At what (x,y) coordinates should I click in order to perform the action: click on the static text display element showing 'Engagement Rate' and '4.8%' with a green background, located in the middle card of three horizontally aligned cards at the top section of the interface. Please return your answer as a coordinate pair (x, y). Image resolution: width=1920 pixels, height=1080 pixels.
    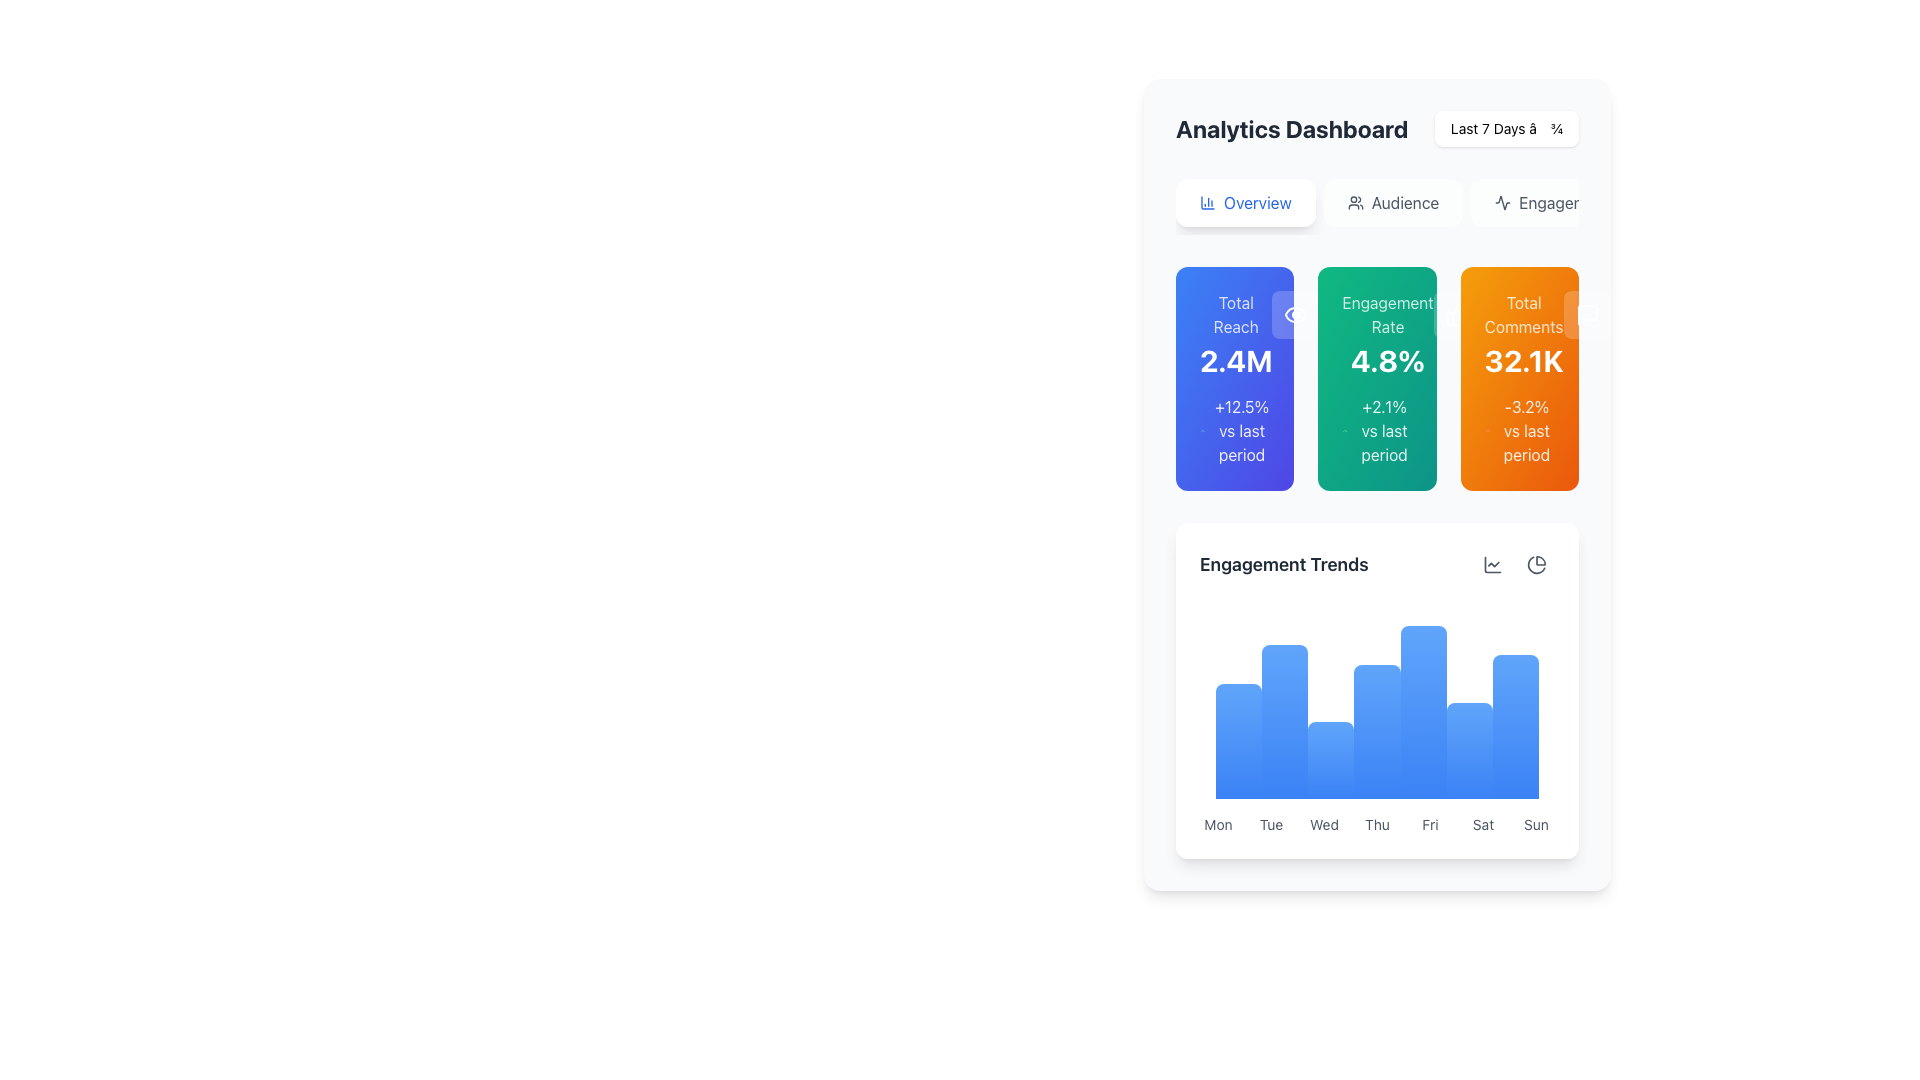
    Looking at the image, I should click on (1386, 334).